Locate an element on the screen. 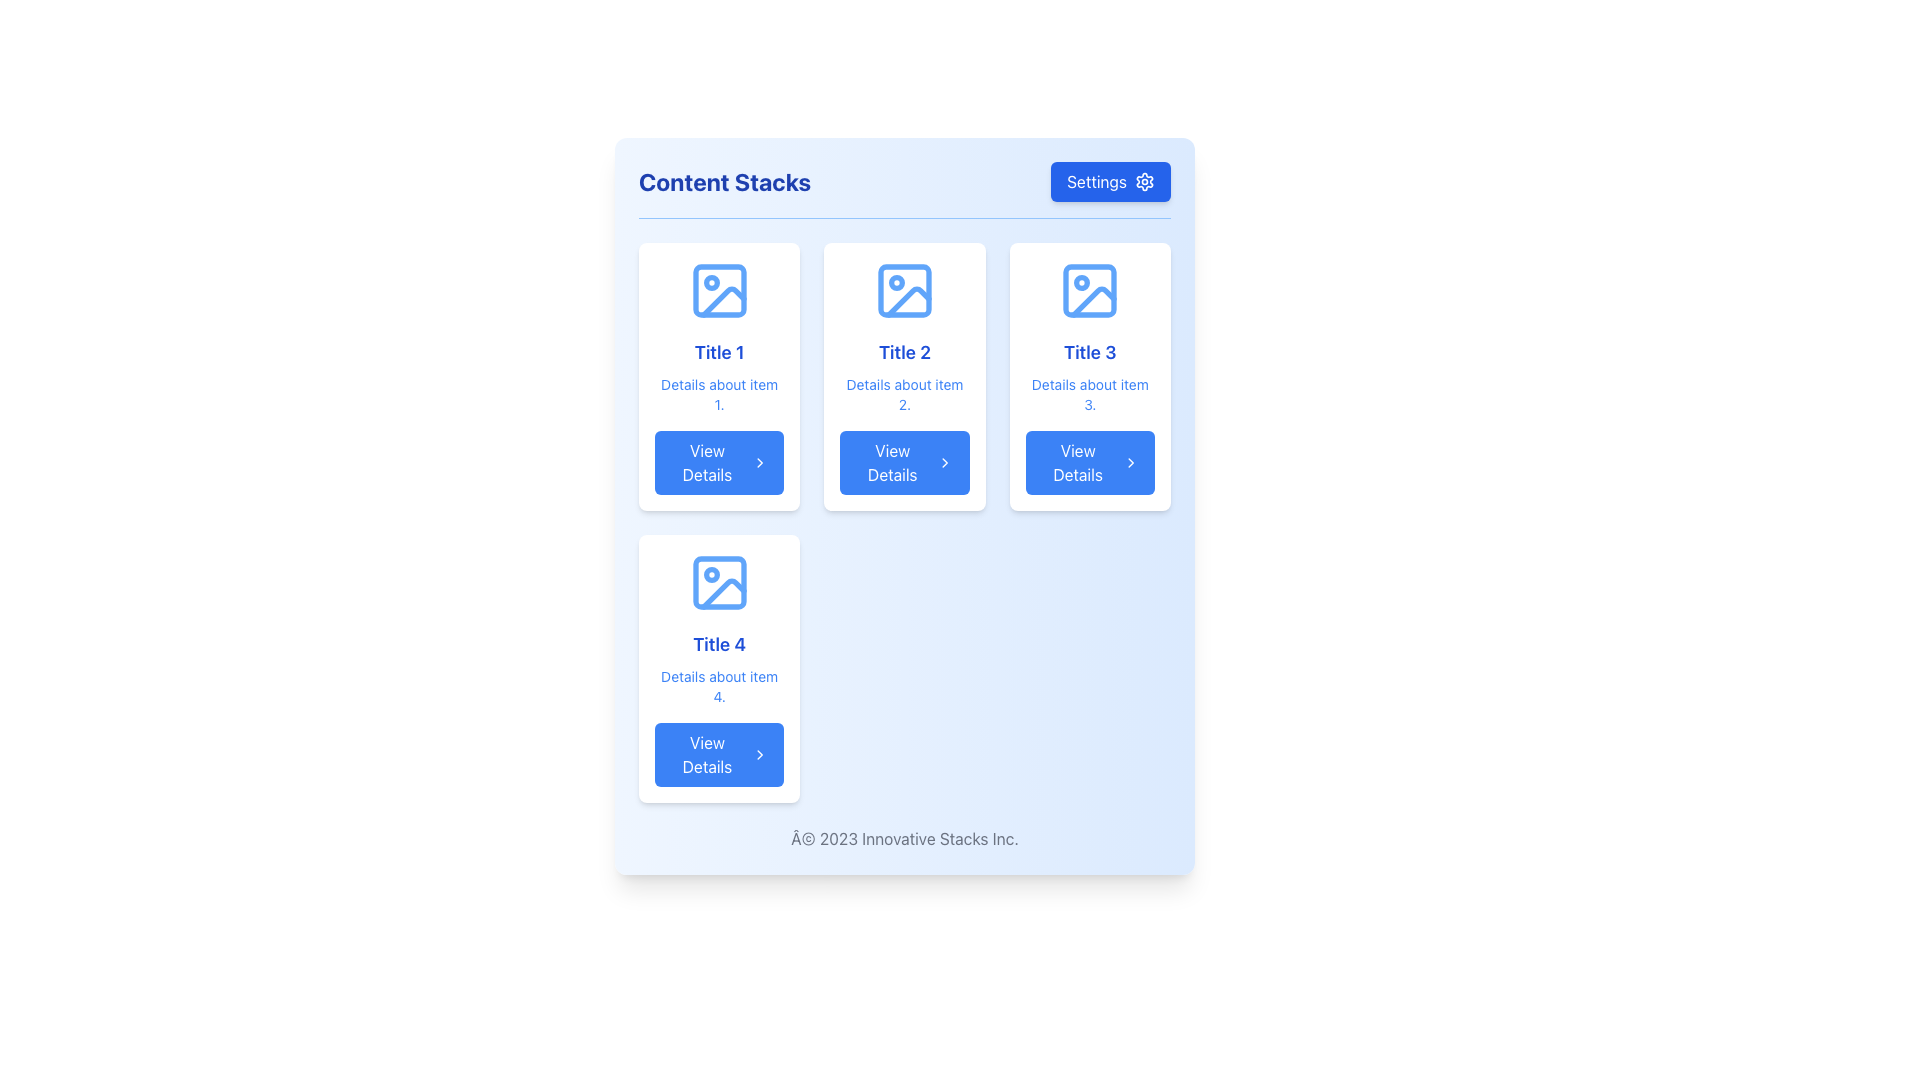 The width and height of the screenshot is (1920, 1080). the information card located in the first column of the first row of the grid layout is located at coordinates (719, 377).